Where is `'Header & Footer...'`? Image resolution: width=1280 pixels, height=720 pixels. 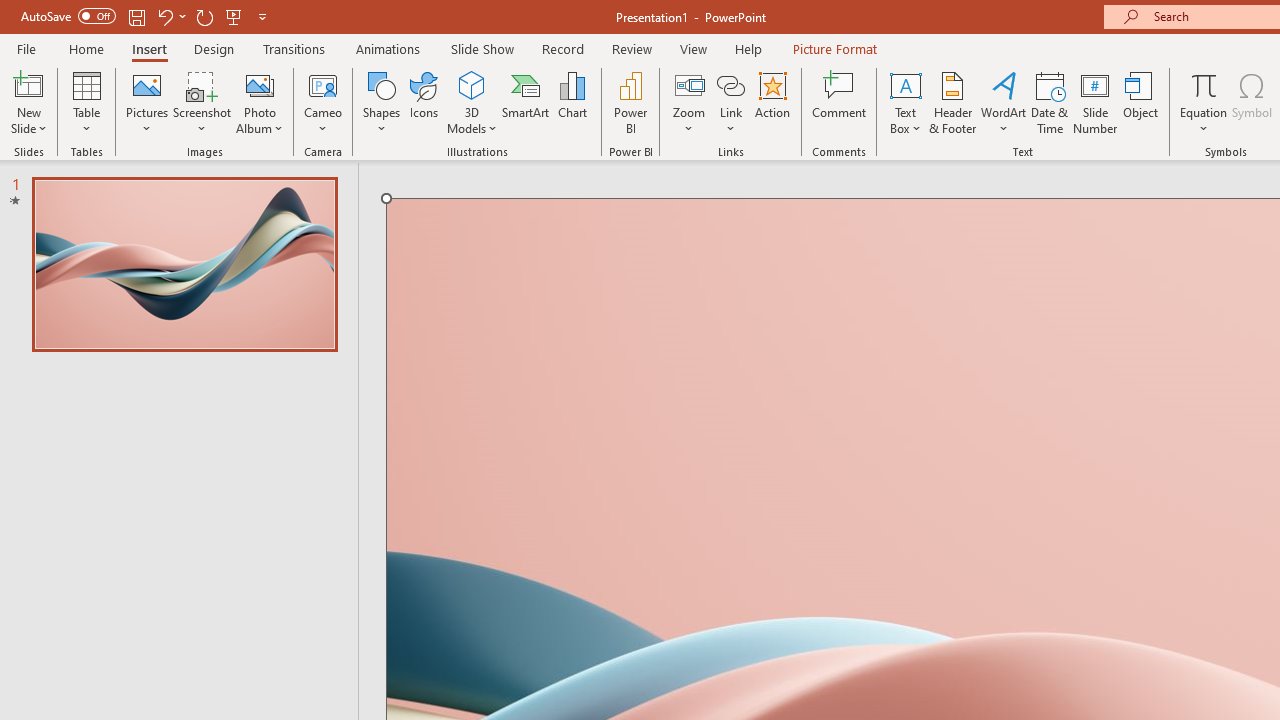
'Header & Footer...' is located at coordinates (951, 103).